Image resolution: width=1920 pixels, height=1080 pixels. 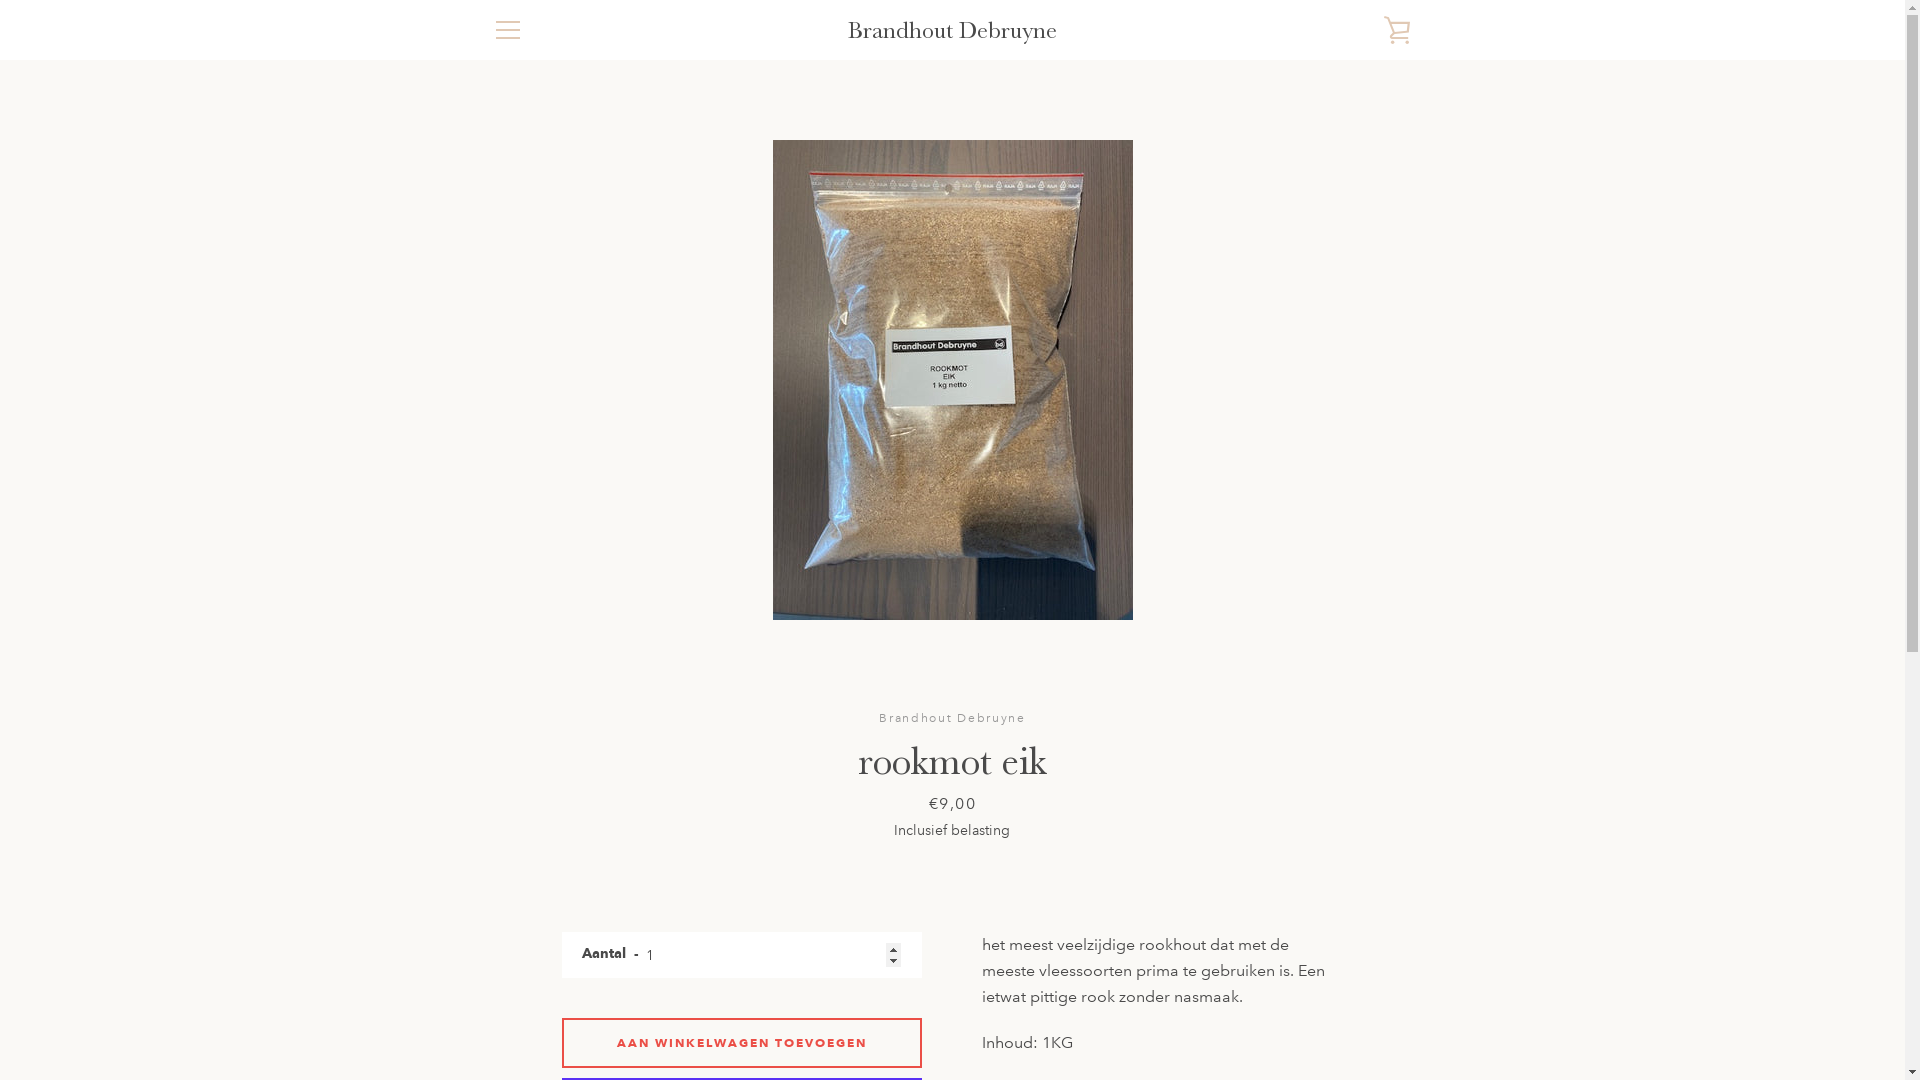 What do you see at coordinates (507, 30) in the screenshot?
I see `'MENU'` at bounding box center [507, 30].